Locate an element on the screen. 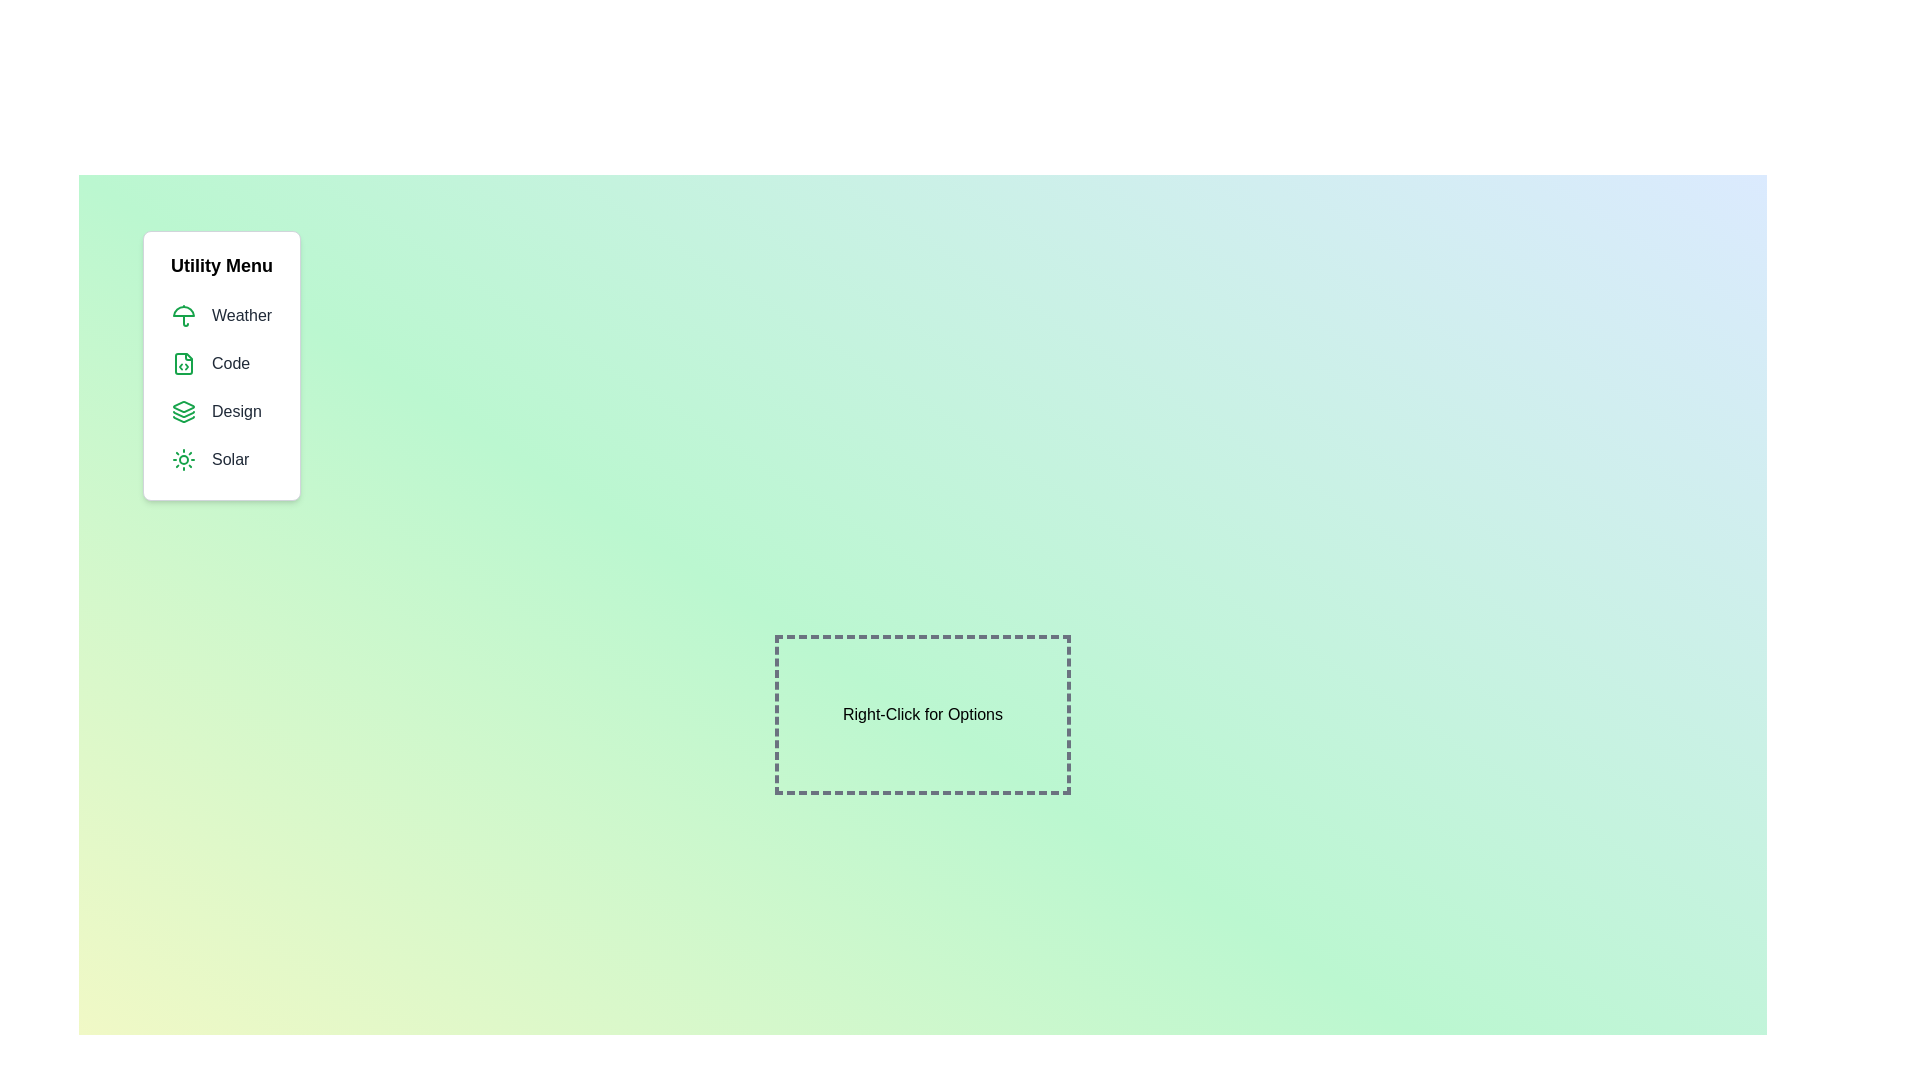 The height and width of the screenshot is (1080, 1920). the menu item Design from the menu is located at coordinates (221, 411).